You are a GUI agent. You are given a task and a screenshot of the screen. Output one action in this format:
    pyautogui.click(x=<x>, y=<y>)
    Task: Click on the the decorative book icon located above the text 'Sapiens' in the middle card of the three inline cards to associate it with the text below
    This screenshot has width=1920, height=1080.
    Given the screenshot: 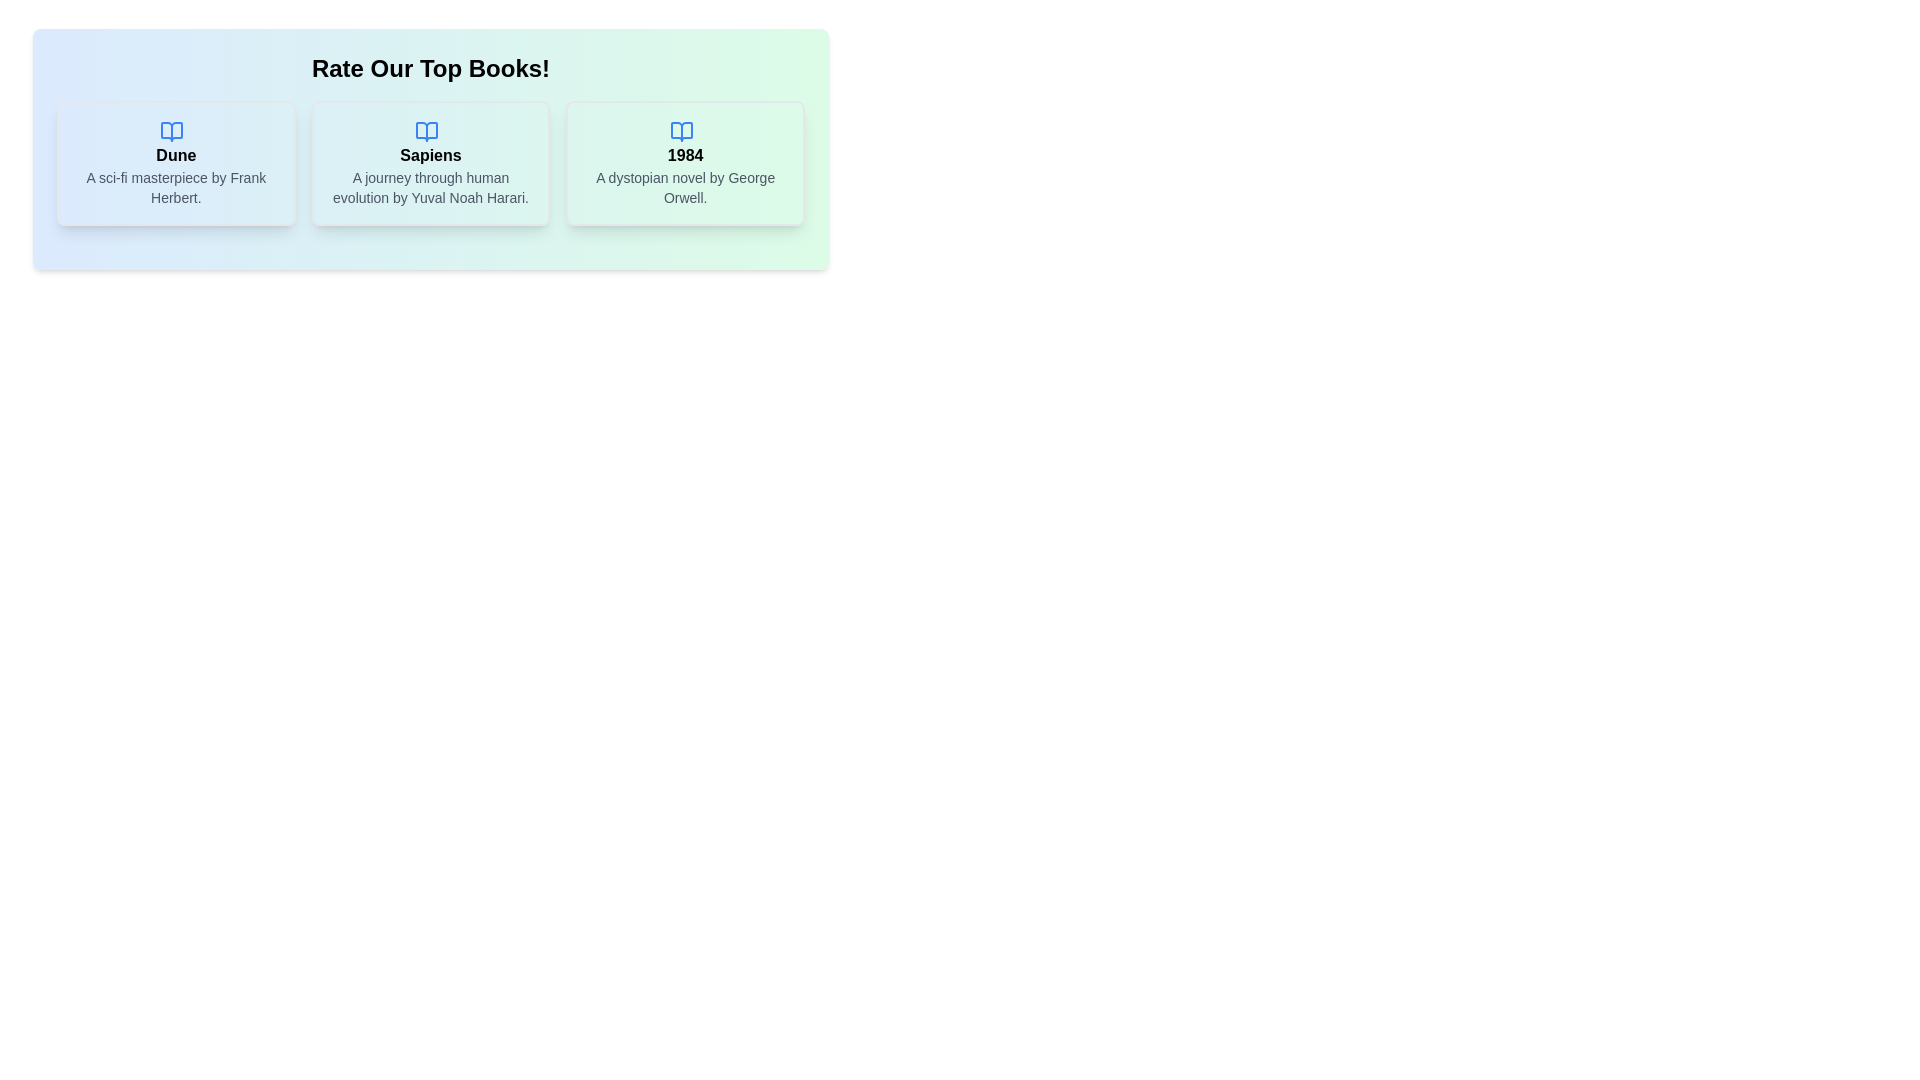 What is the action you would take?
    pyautogui.click(x=426, y=131)
    